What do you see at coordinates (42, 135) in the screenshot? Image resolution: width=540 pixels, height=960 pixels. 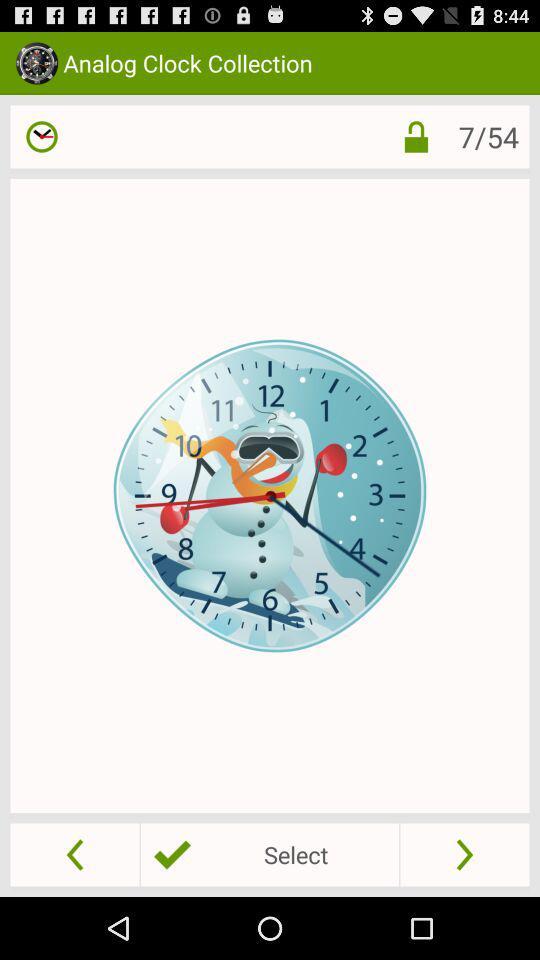 I see `clock` at bounding box center [42, 135].